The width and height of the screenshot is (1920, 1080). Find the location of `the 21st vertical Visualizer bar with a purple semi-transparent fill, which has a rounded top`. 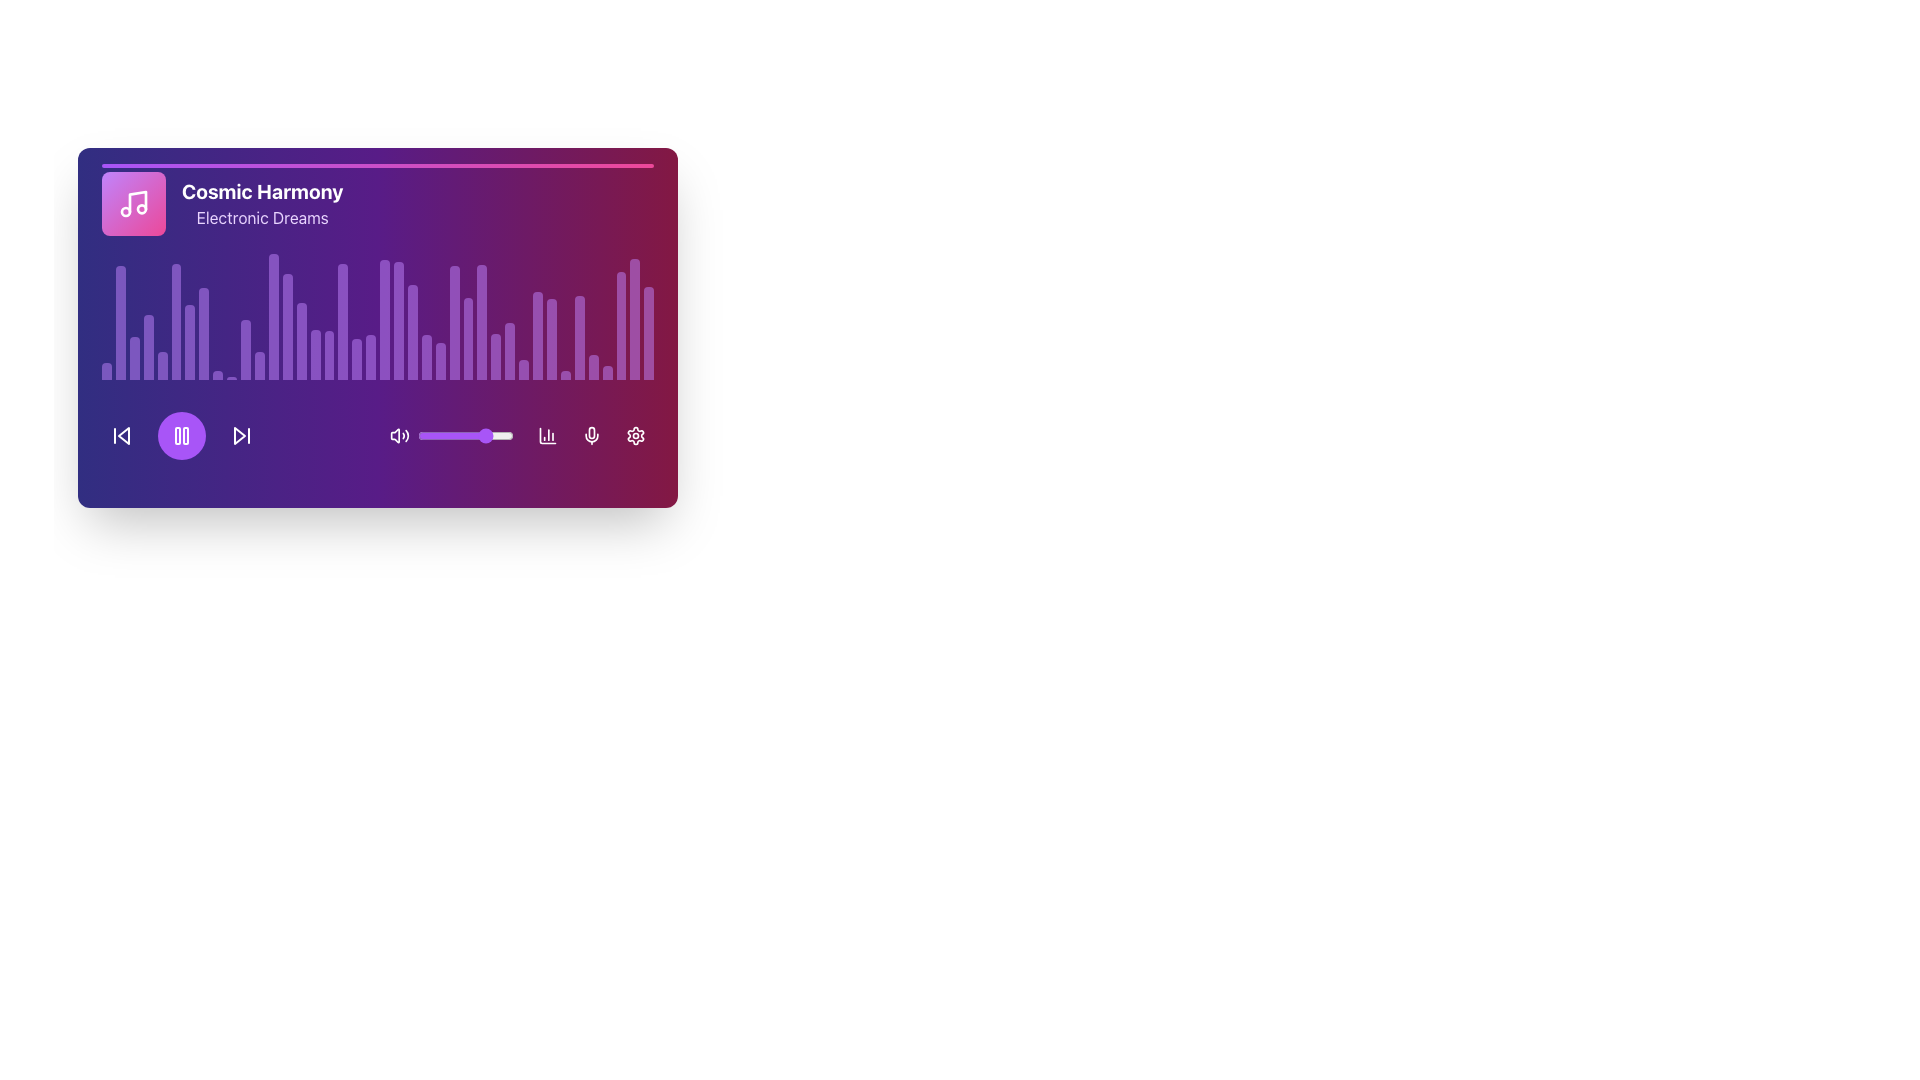

the 21st vertical Visualizer bar with a purple semi-transparent fill, which has a rounded top is located at coordinates (385, 319).